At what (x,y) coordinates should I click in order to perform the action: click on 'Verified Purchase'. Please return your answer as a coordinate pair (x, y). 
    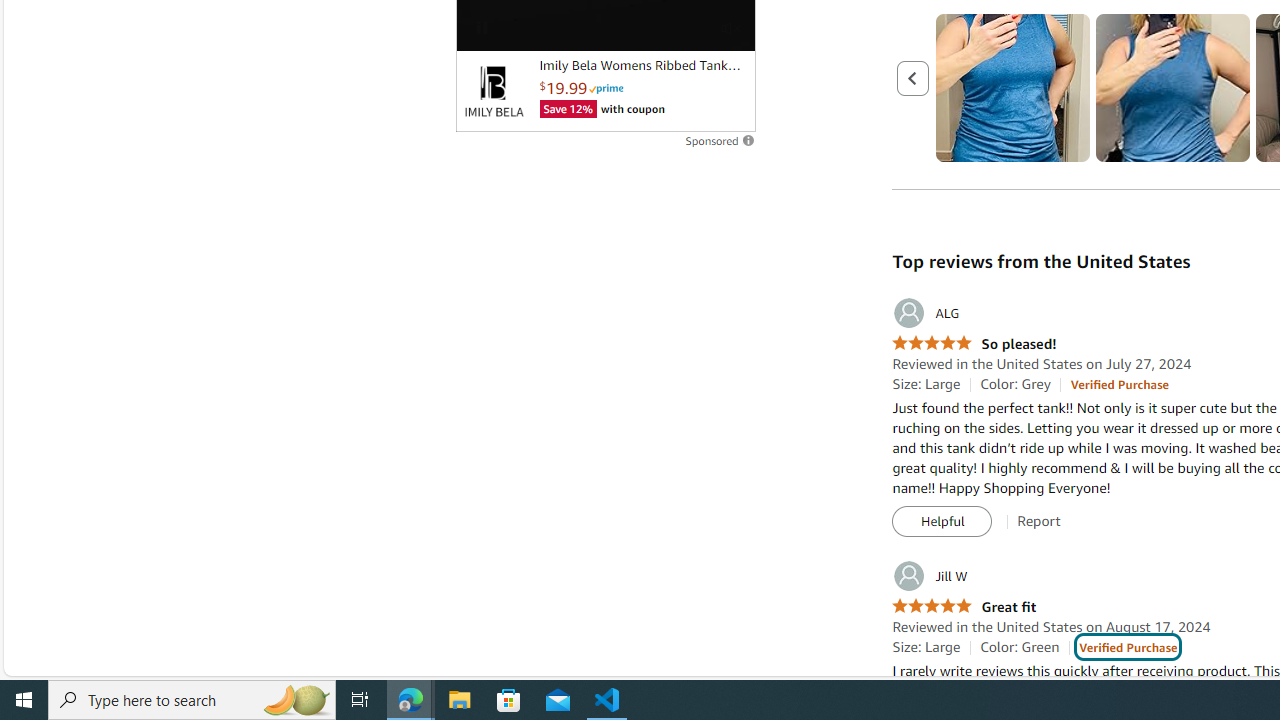
    Looking at the image, I should click on (1128, 647).